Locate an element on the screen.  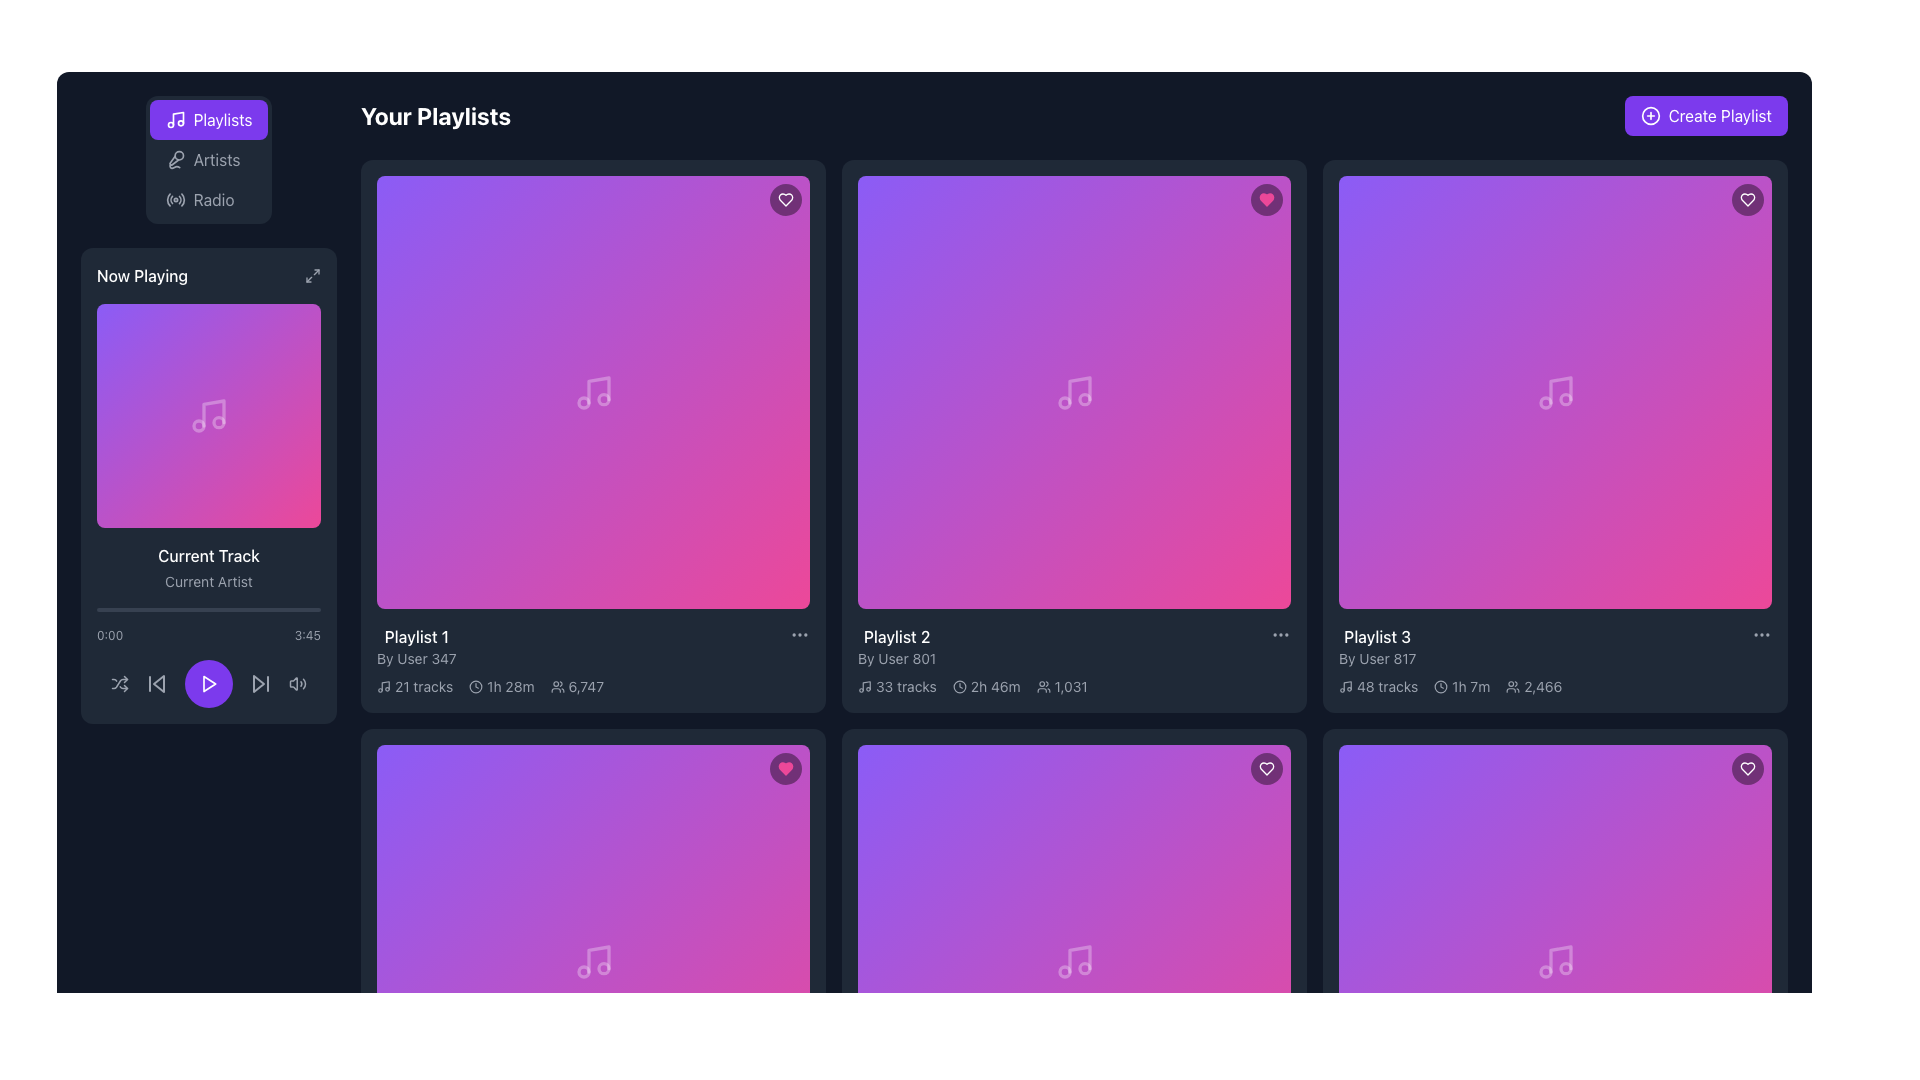
the 'Artists' navigation tab located in the vertical tab bar is located at coordinates (209, 158).